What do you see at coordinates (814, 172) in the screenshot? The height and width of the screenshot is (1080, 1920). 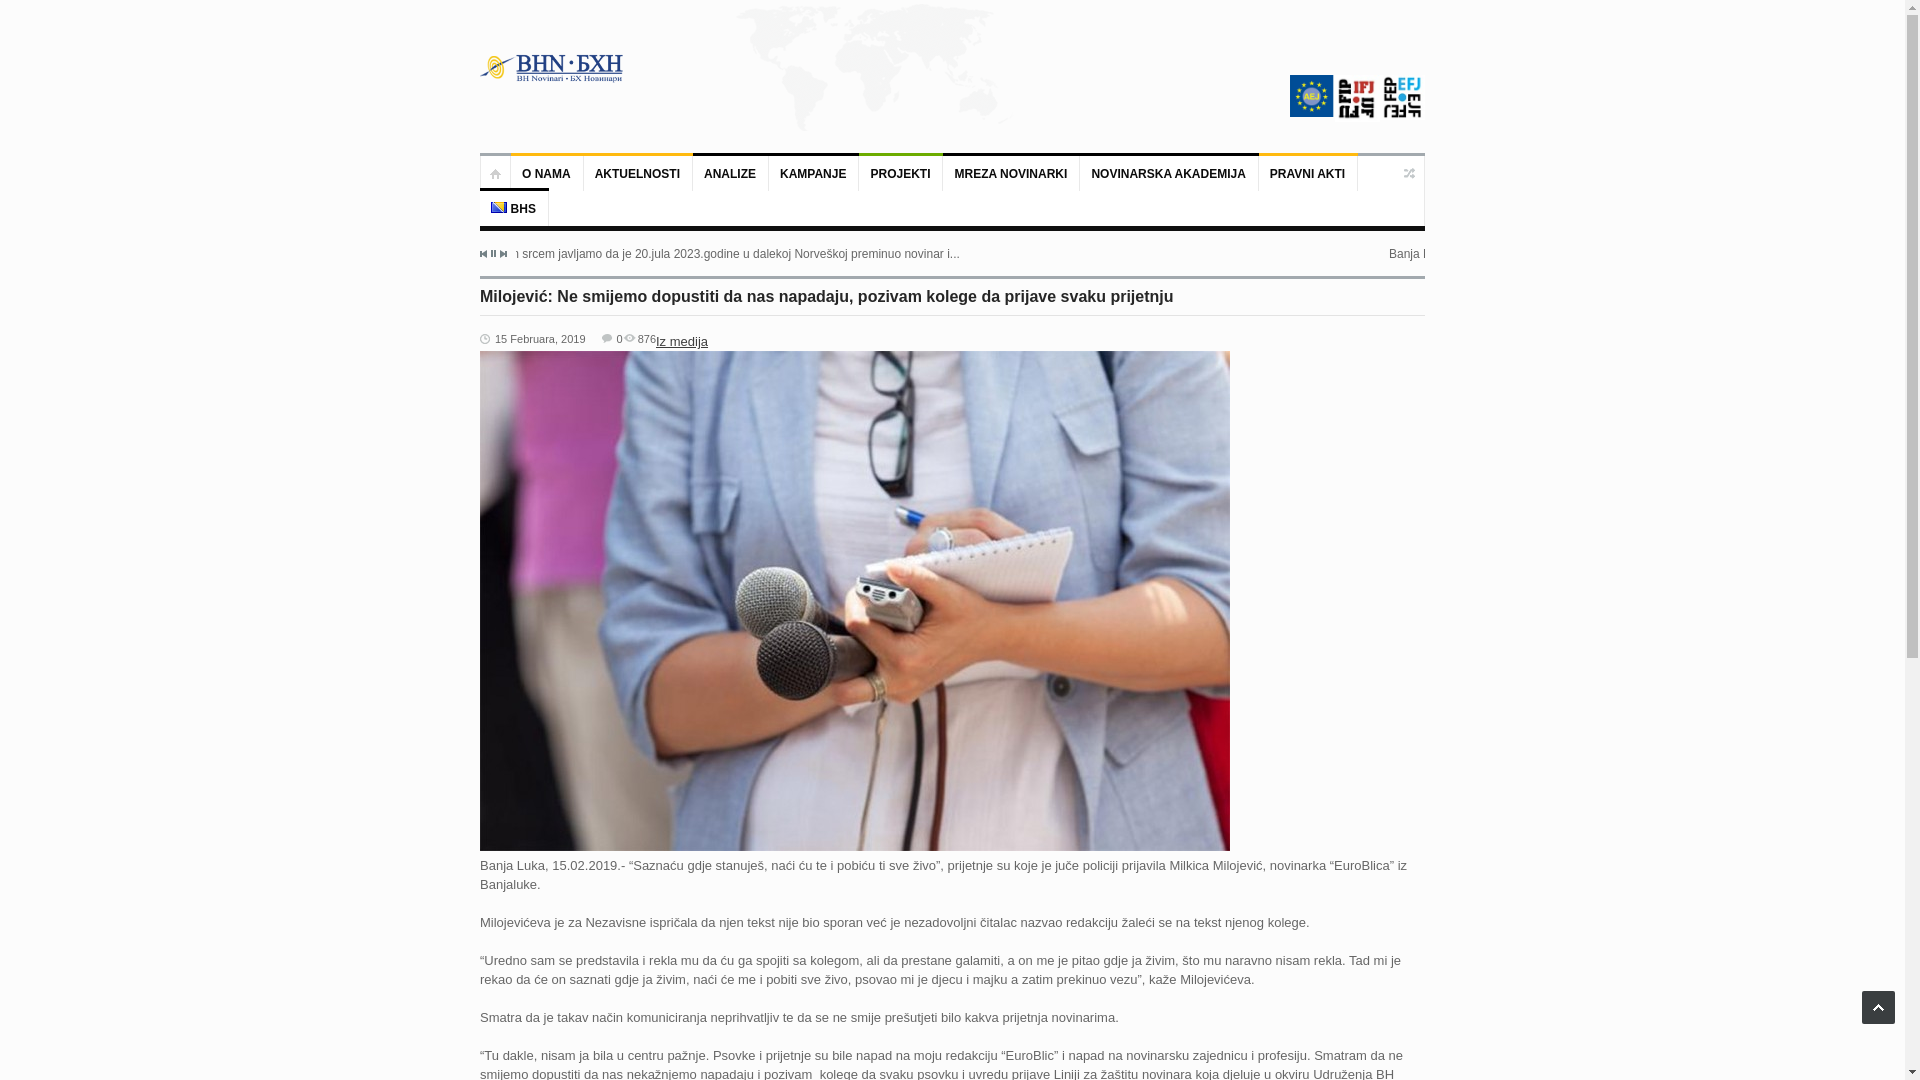 I see `'KAMPANJE'` at bounding box center [814, 172].